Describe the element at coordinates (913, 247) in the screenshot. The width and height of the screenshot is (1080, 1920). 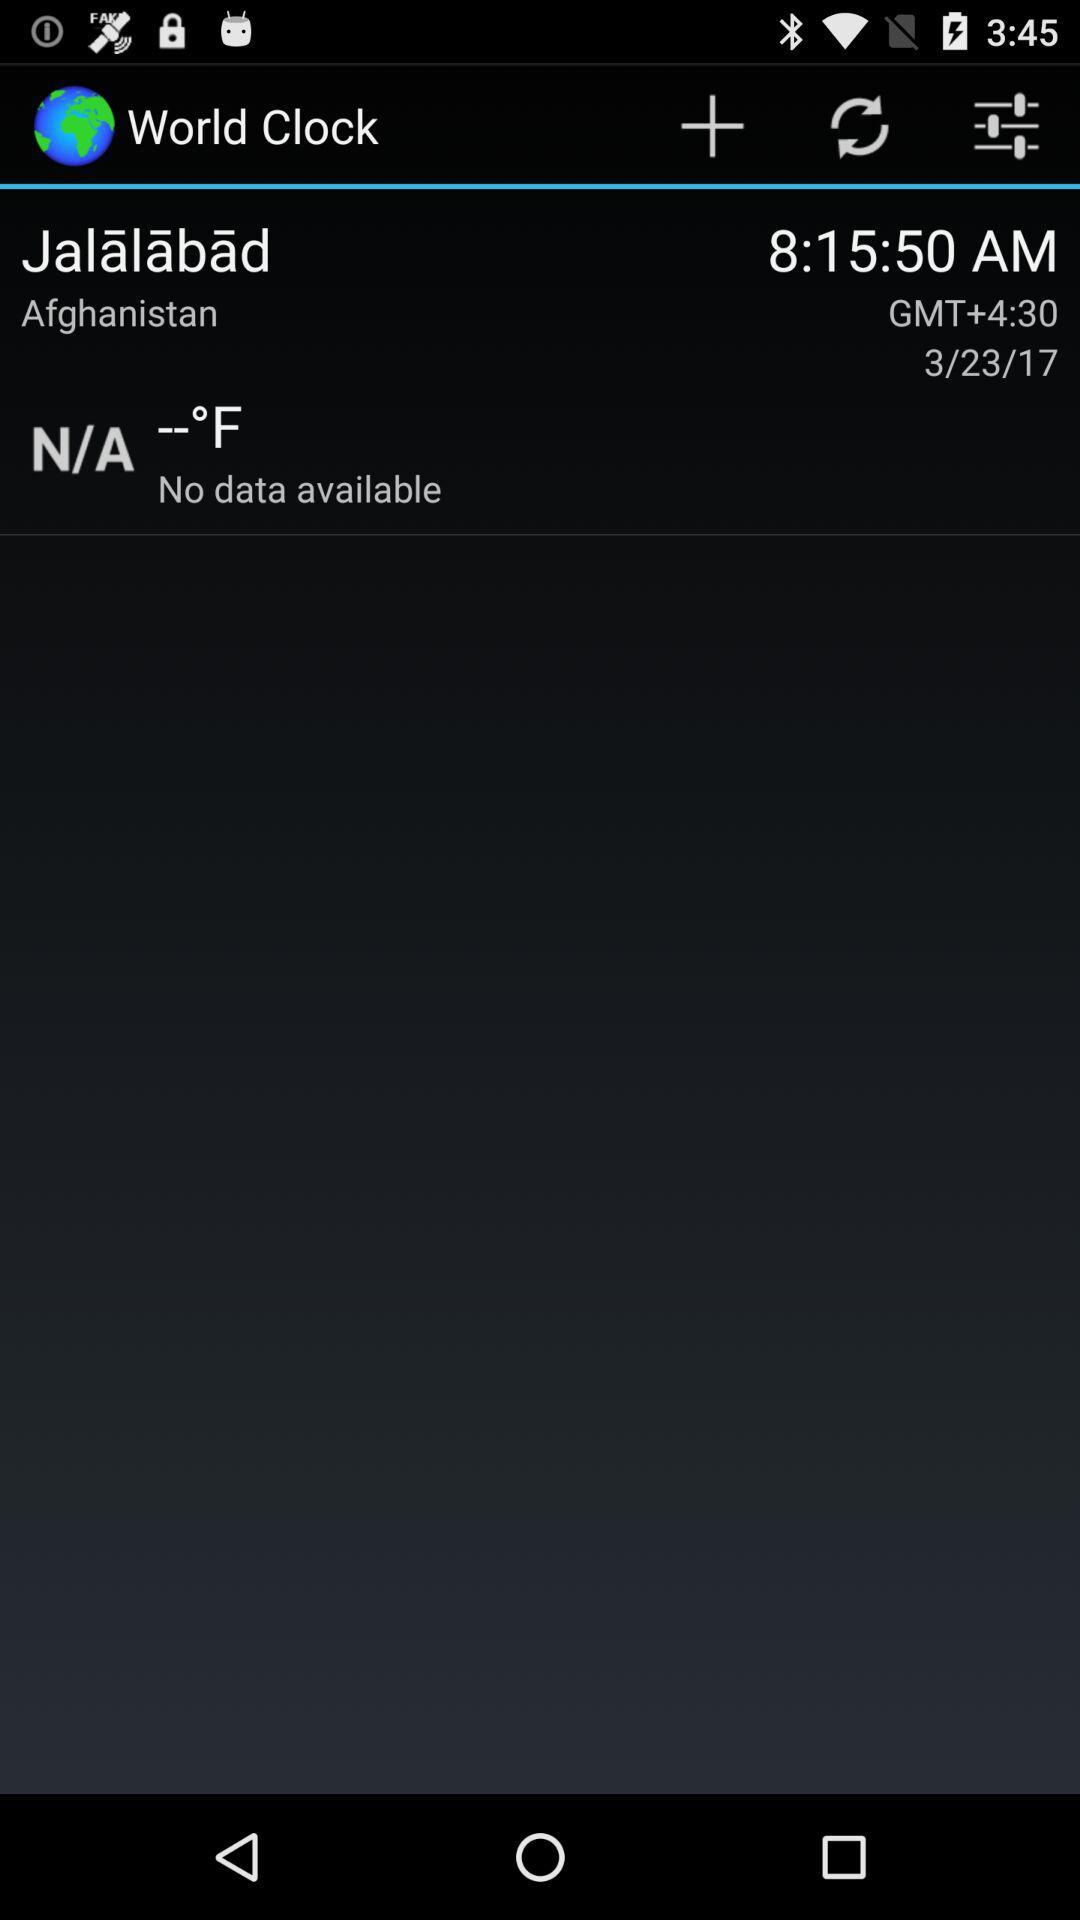
I see `the 8 15 50` at that location.